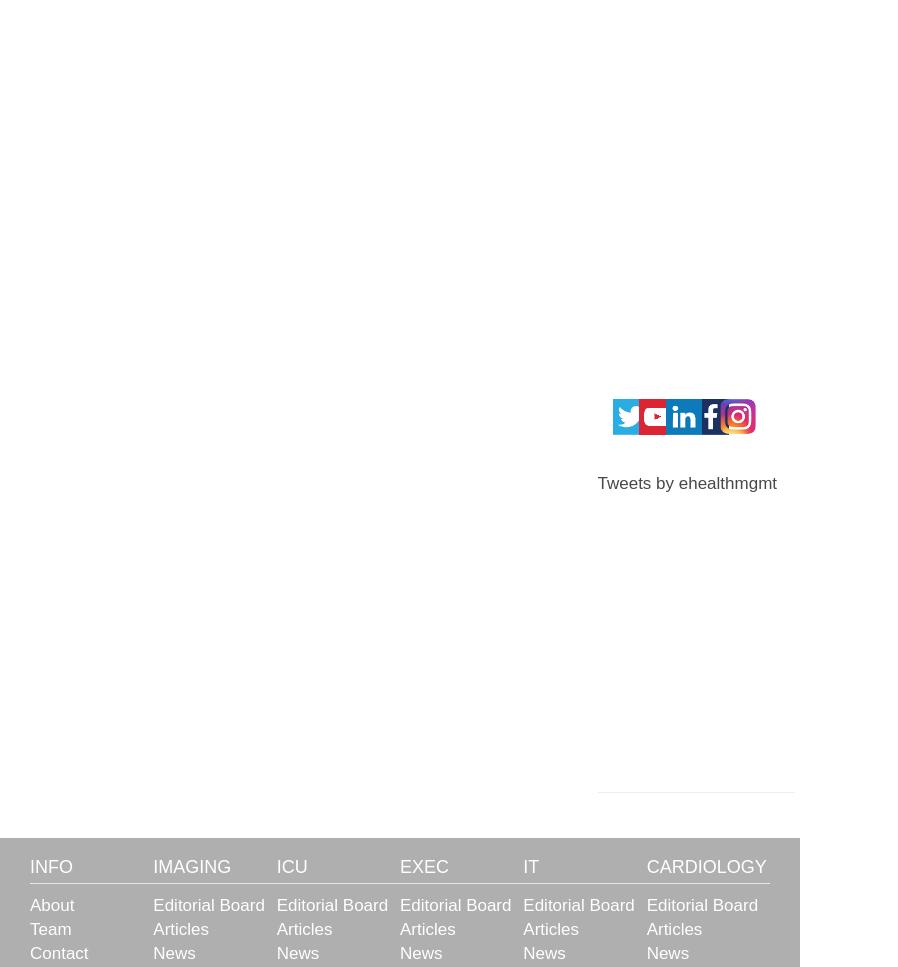 The height and width of the screenshot is (967, 898). What do you see at coordinates (686, 482) in the screenshot?
I see `'Tweets by ehealthmgmt'` at bounding box center [686, 482].